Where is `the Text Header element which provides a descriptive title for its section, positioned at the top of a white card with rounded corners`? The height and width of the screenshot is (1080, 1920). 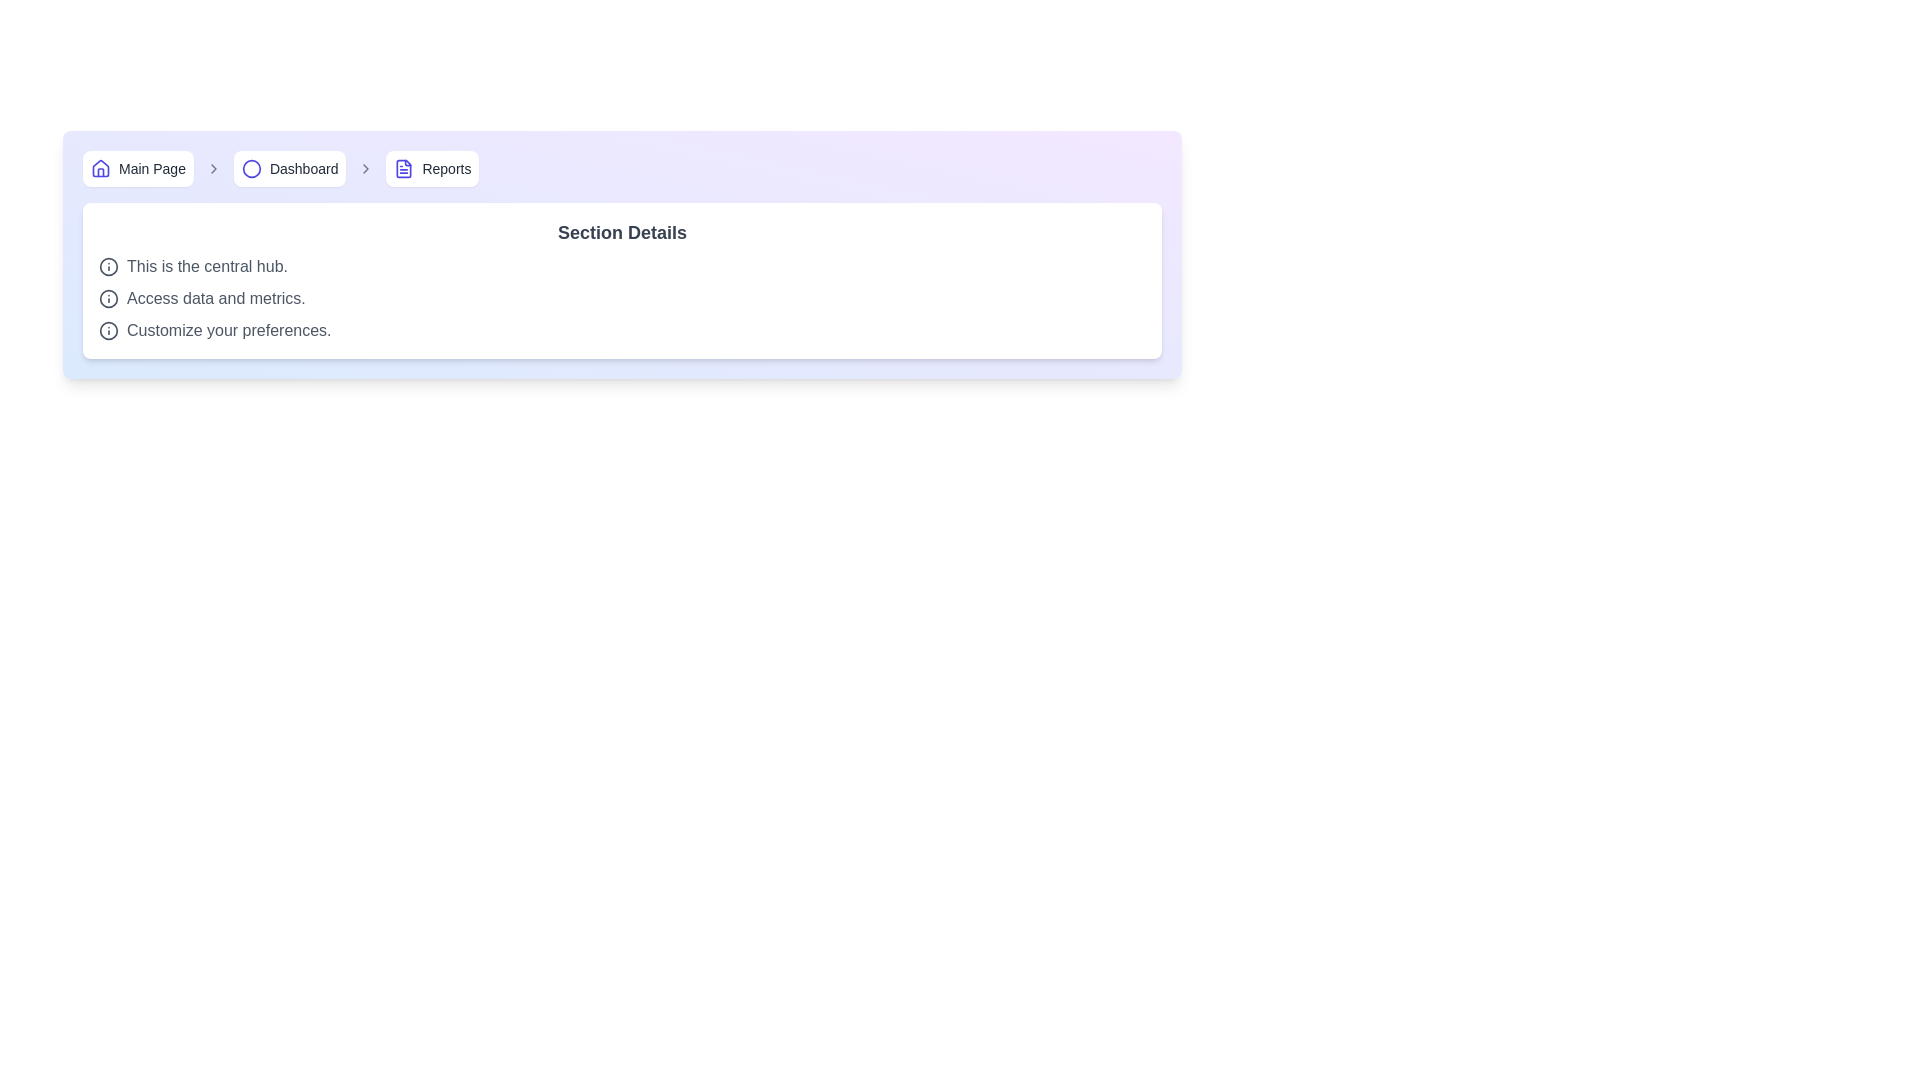 the Text Header element which provides a descriptive title for its section, positioned at the top of a white card with rounded corners is located at coordinates (621, 231).